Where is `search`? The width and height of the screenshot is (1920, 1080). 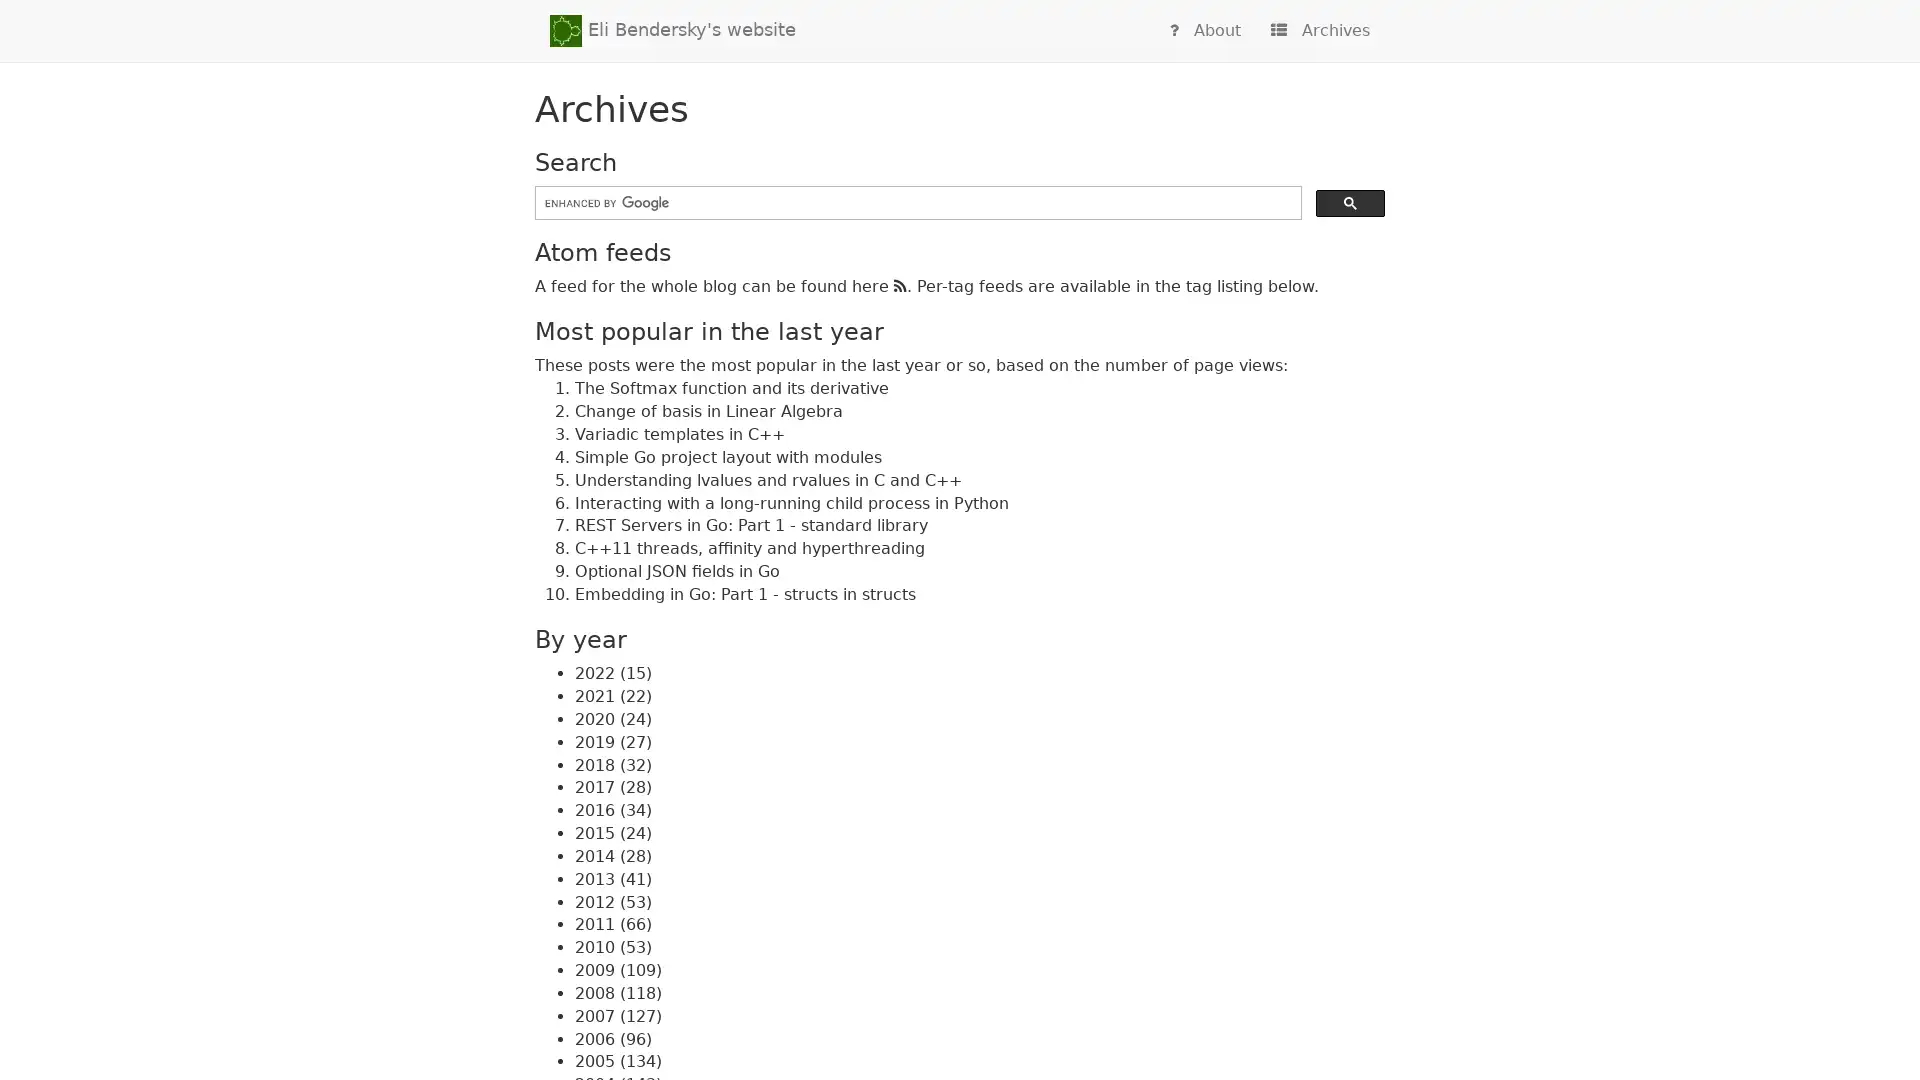 search is located at coordinates (1350, 203).